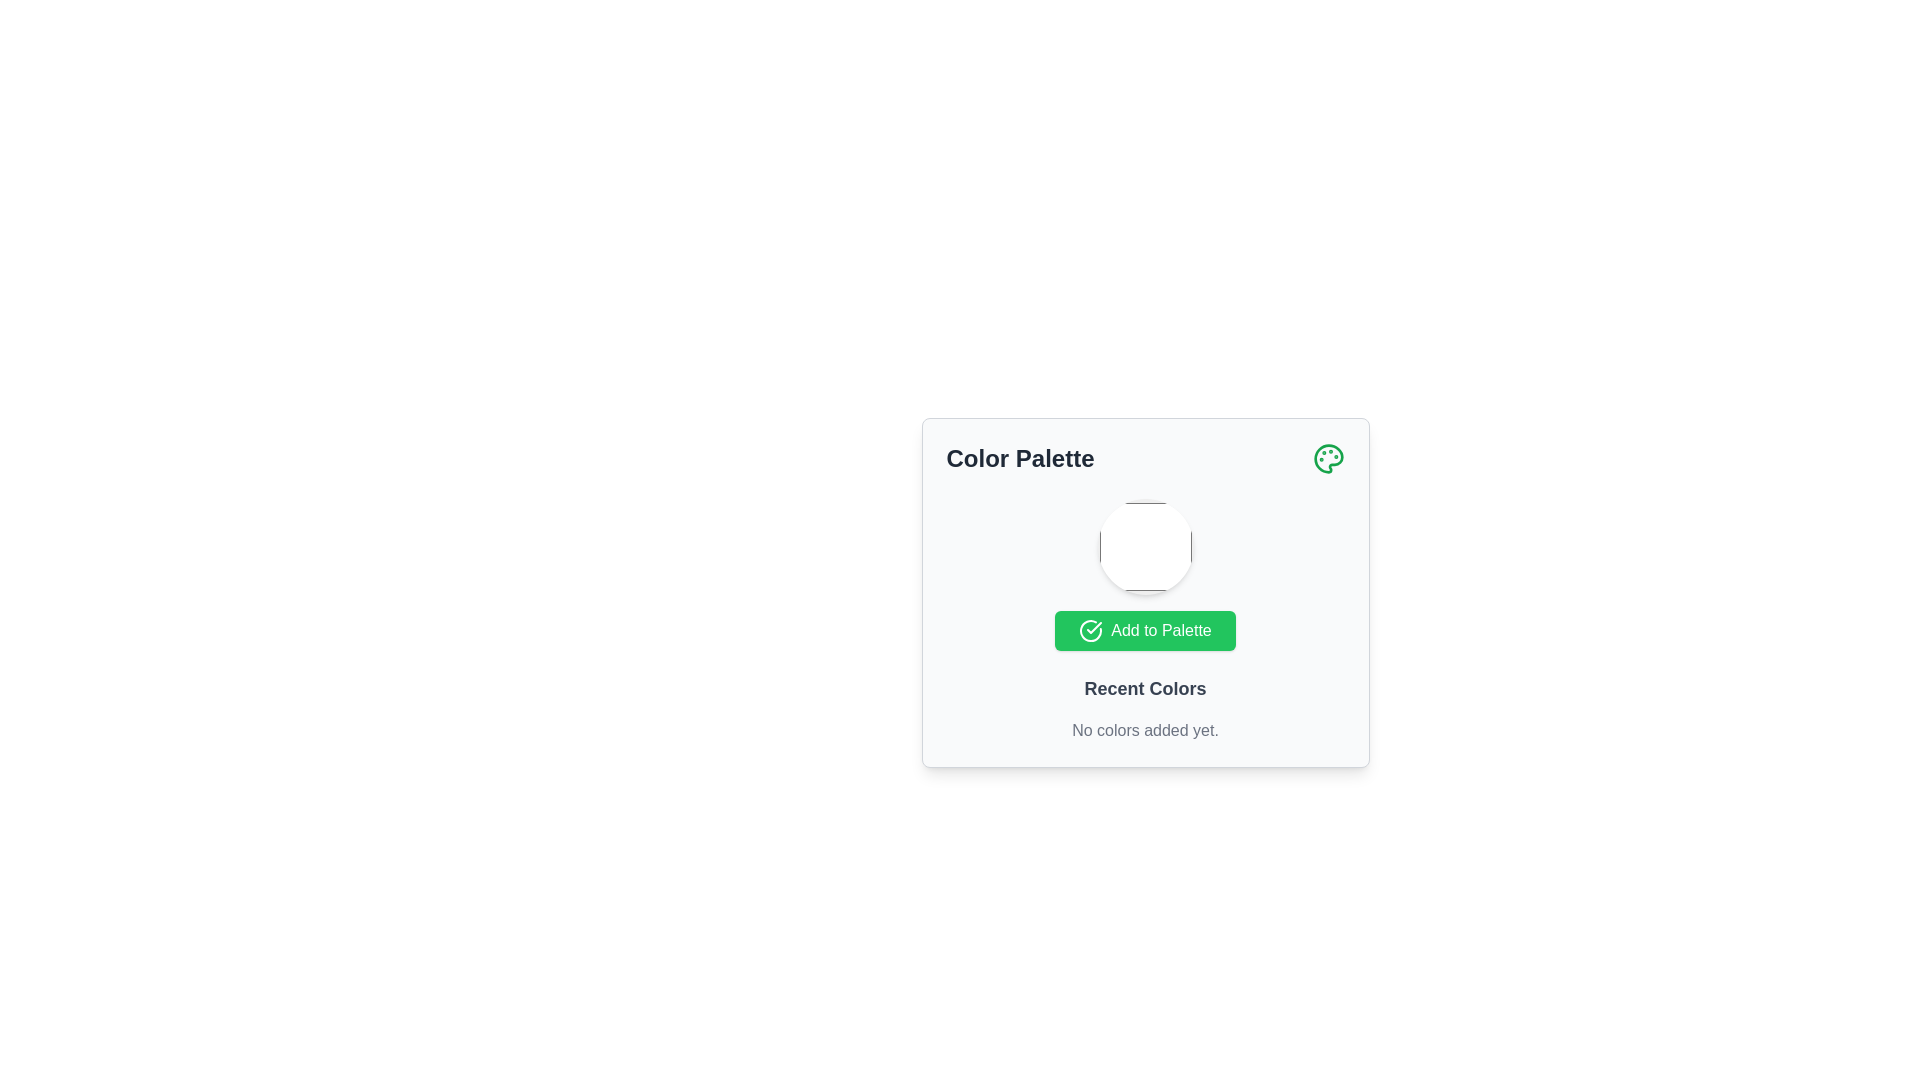 The image size is (1920, 1080). Describe the element at coordinates (1145, 731) in the screenshot. I see `the Text Label that displays 'No colors added yet.' which is styled with a gray font and located below the 'Recent Colors' title within a grid layout` at that location.